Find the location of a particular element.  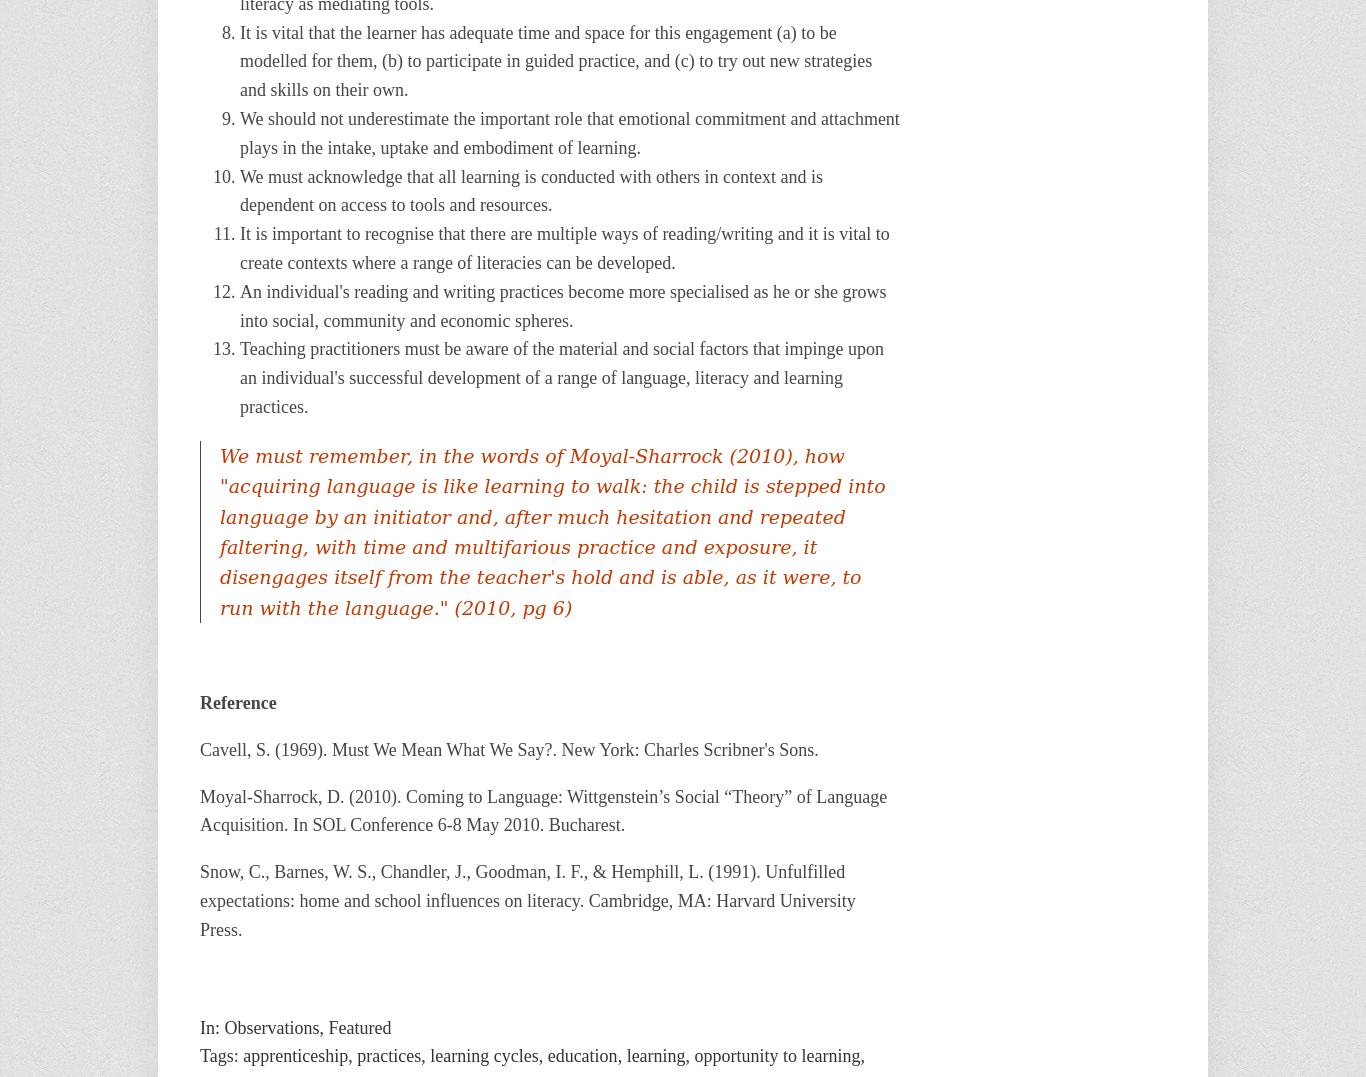

'It is important to recognise that there are multiple ways of reading/writing and it is vital to create contexts where a range of literacies can be developed.' is located at coordinates (564, 248).